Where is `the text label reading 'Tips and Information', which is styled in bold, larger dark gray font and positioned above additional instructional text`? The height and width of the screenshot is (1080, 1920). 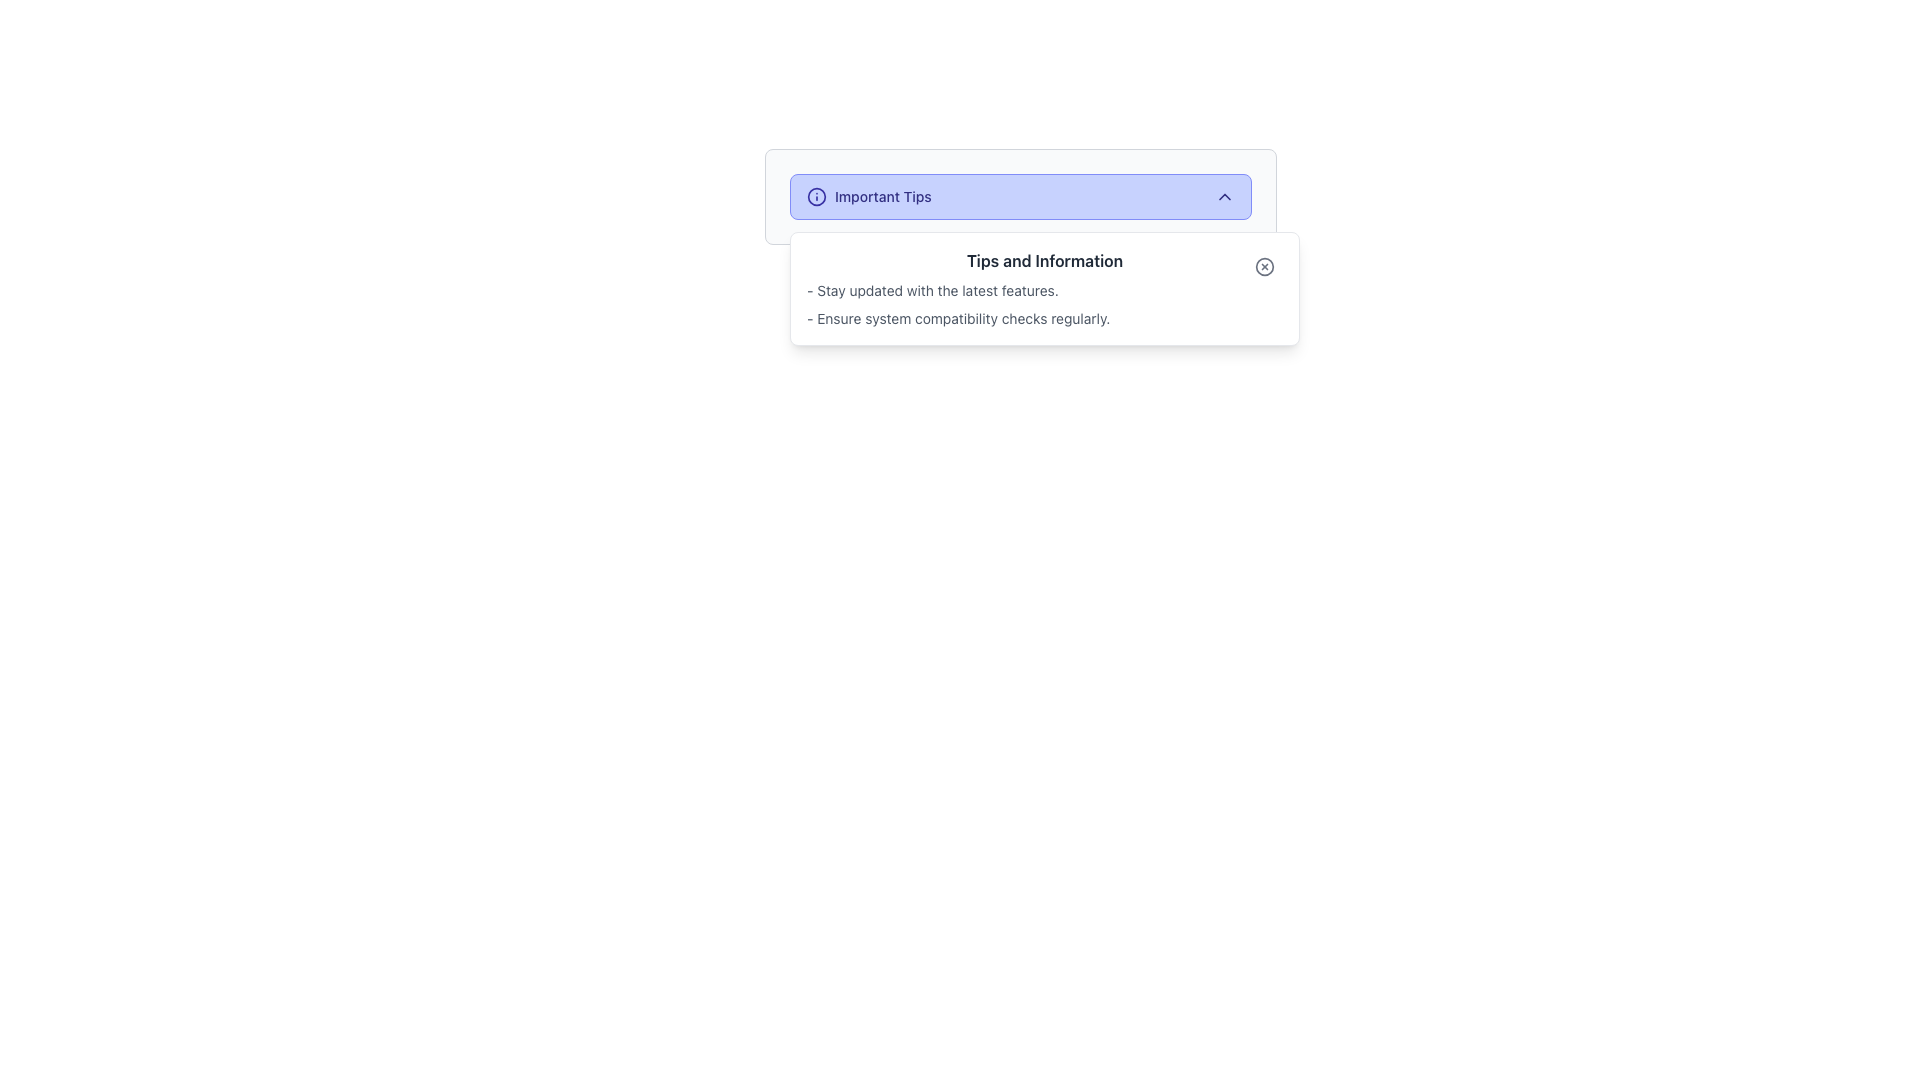
the text label reading 'Tips and Information', which is styled in bold, larger dark gray font and positioned above additional instructional text is located at coordinates (1044, 260).